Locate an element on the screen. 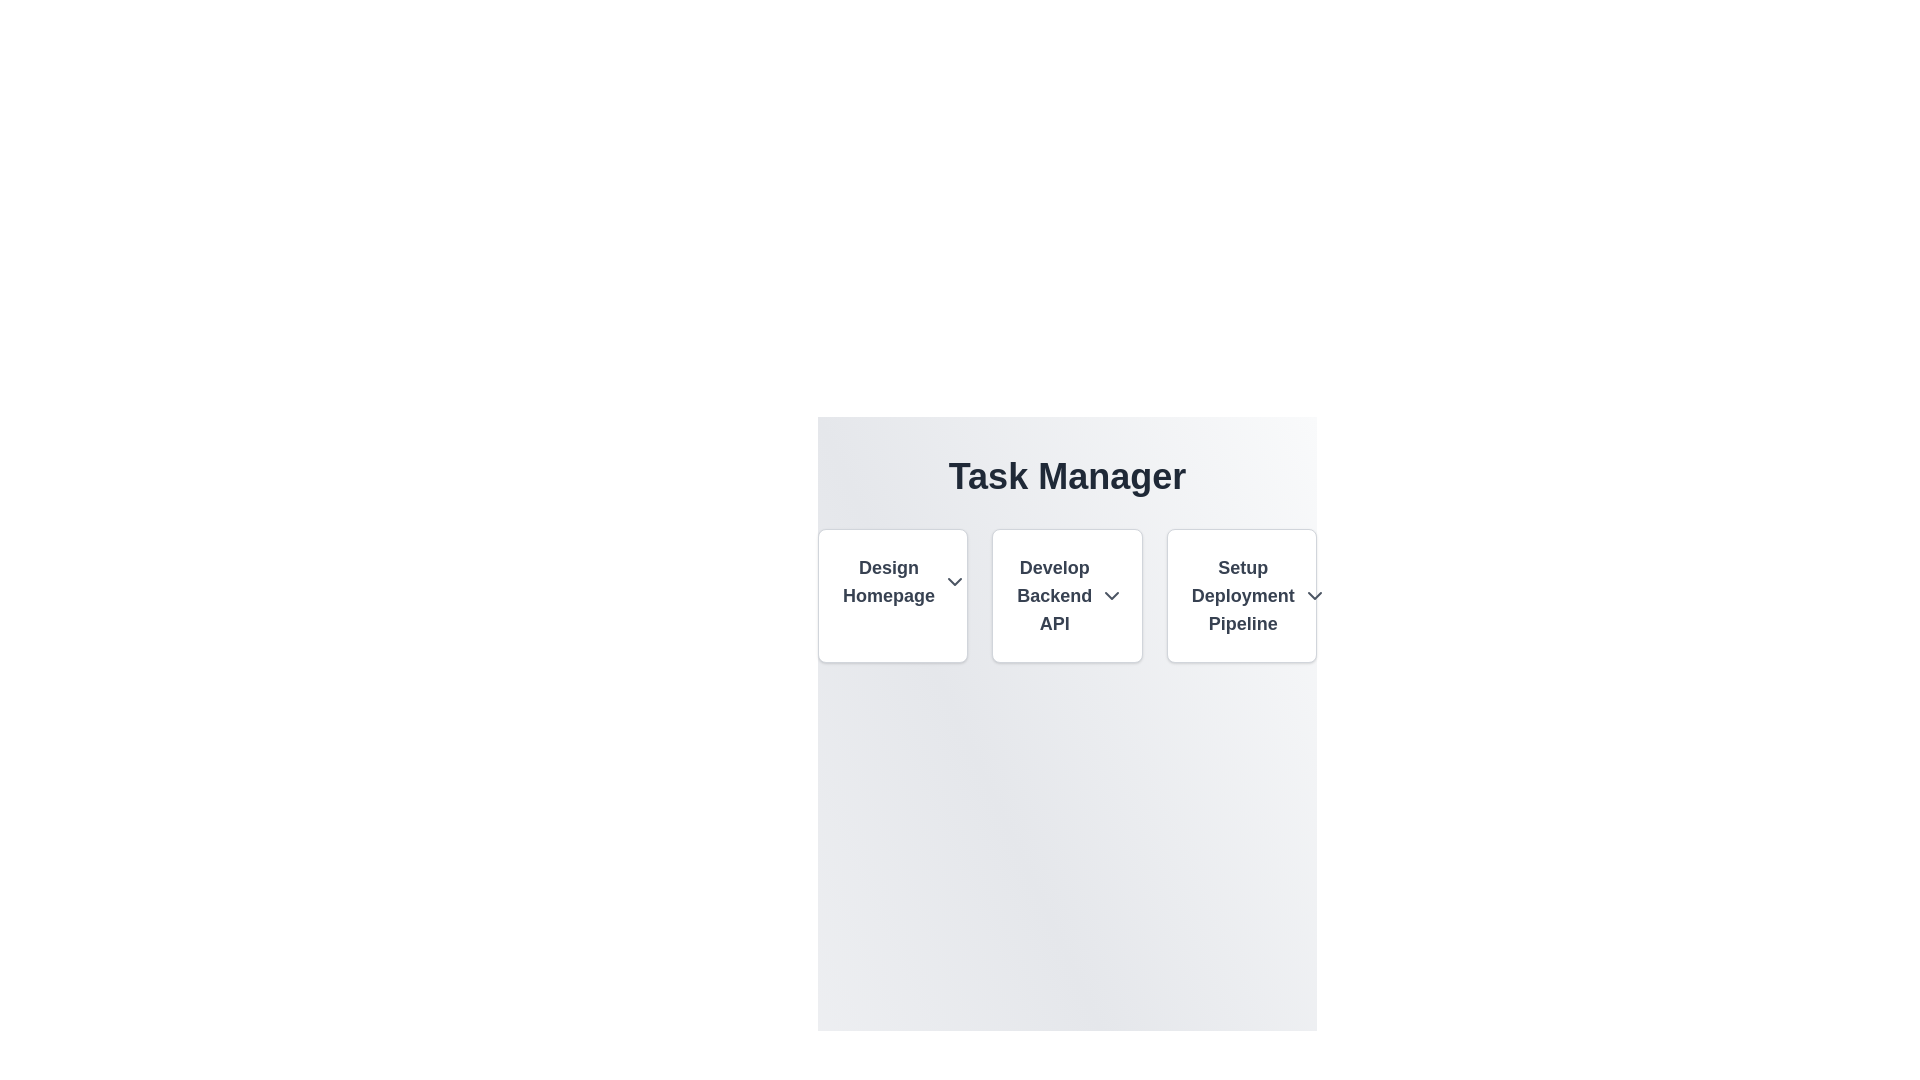 This screenshot has height=1080, width=1920. the interactive elements adjacent to the static text 'Develop Backend API' within the Task Manager card is located at coordinates (1053, 595).